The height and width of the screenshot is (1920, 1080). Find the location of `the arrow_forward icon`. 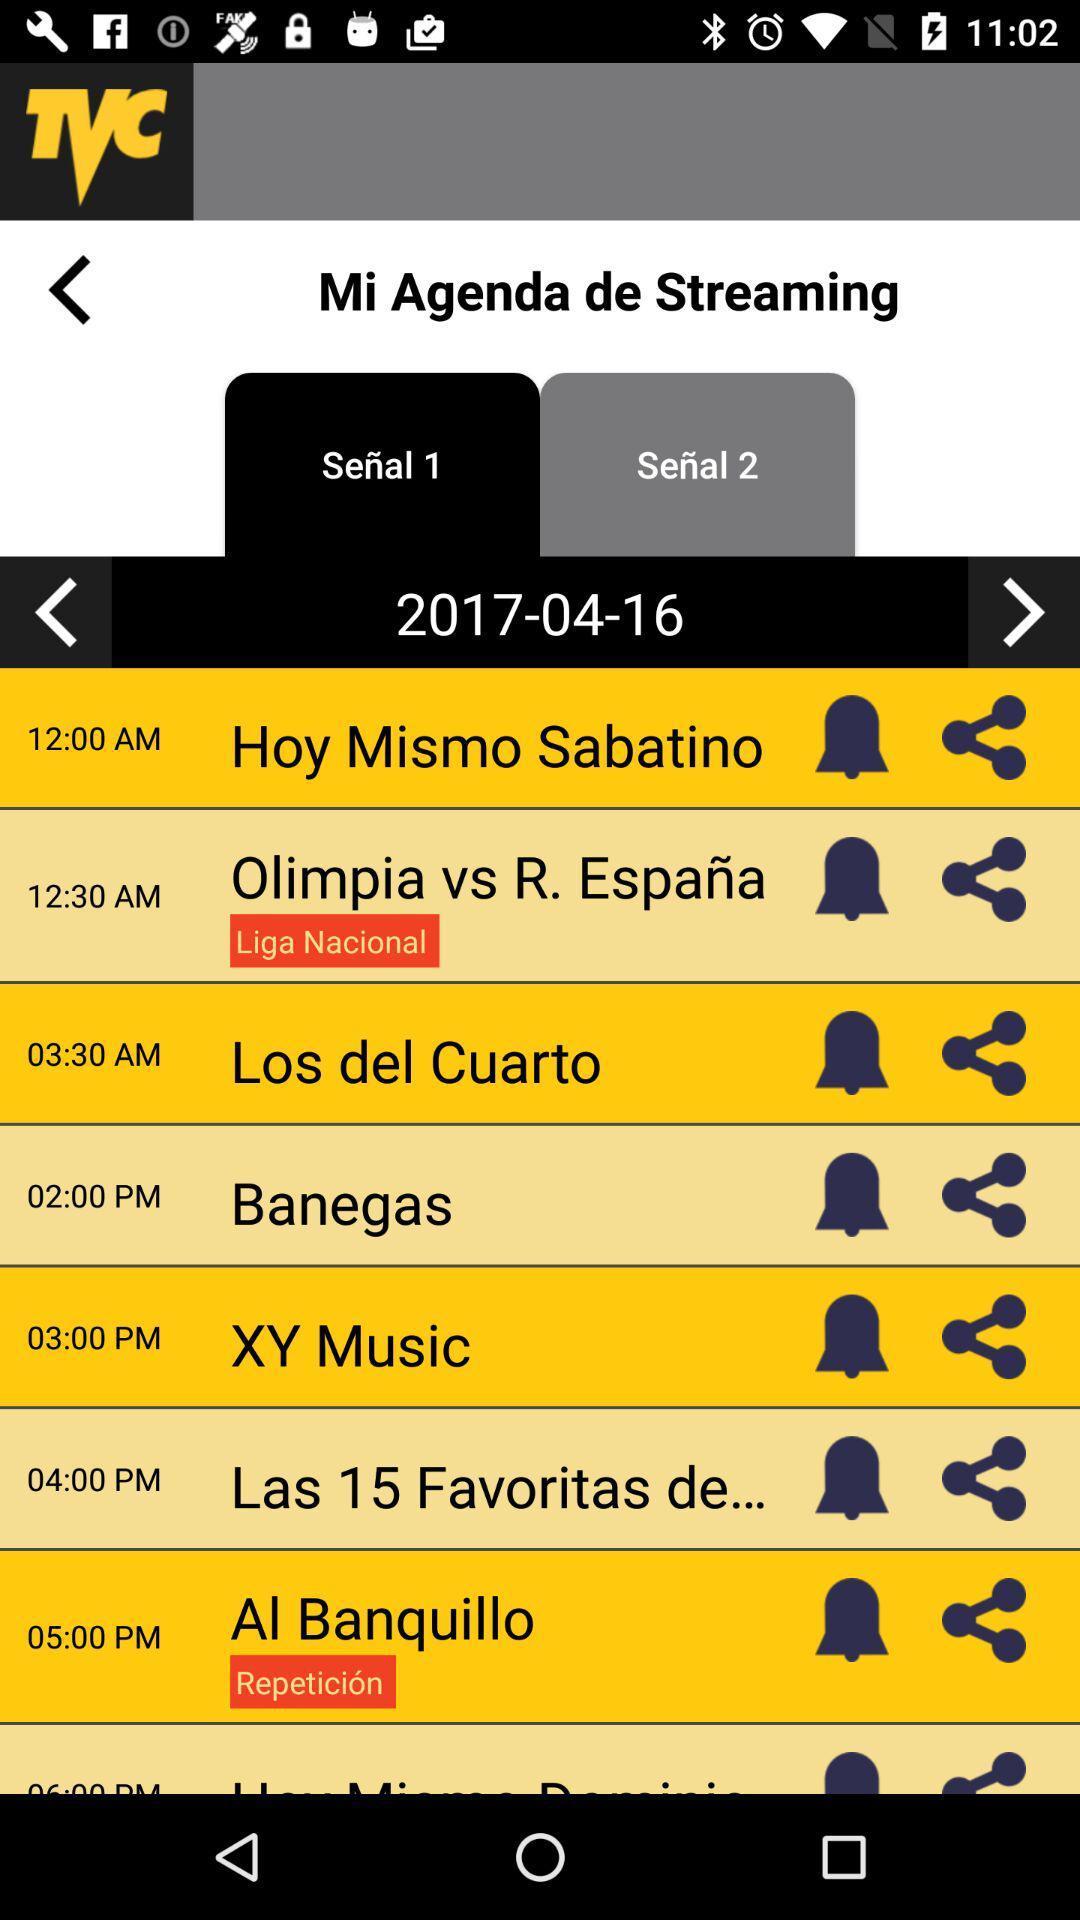

the arrow_forward icon is located at coordinates (1024, 611).